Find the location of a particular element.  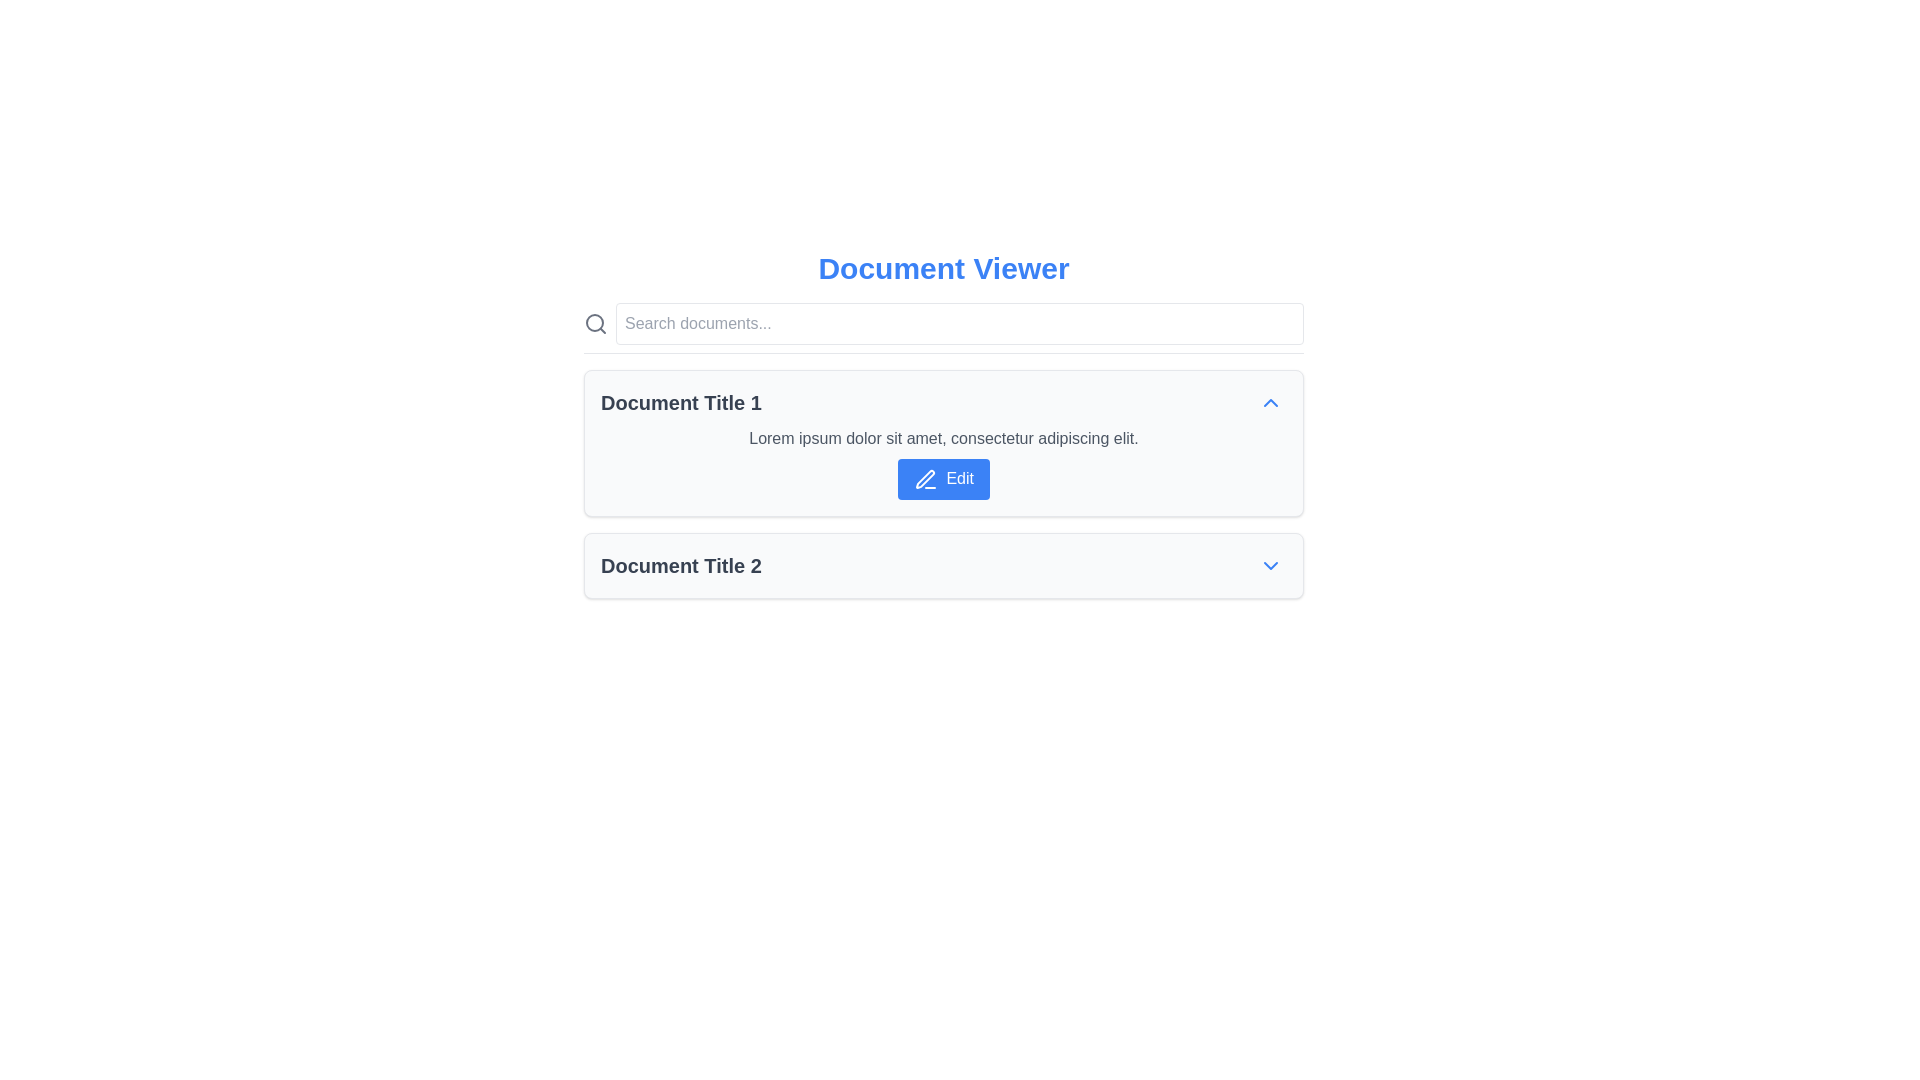

the circular lens component of the magnifying glass icon in the SVG element, which has an 8-pixel radius and is positioned near the left of the search bar at the top of the interface is located at coordinates (594, 322).